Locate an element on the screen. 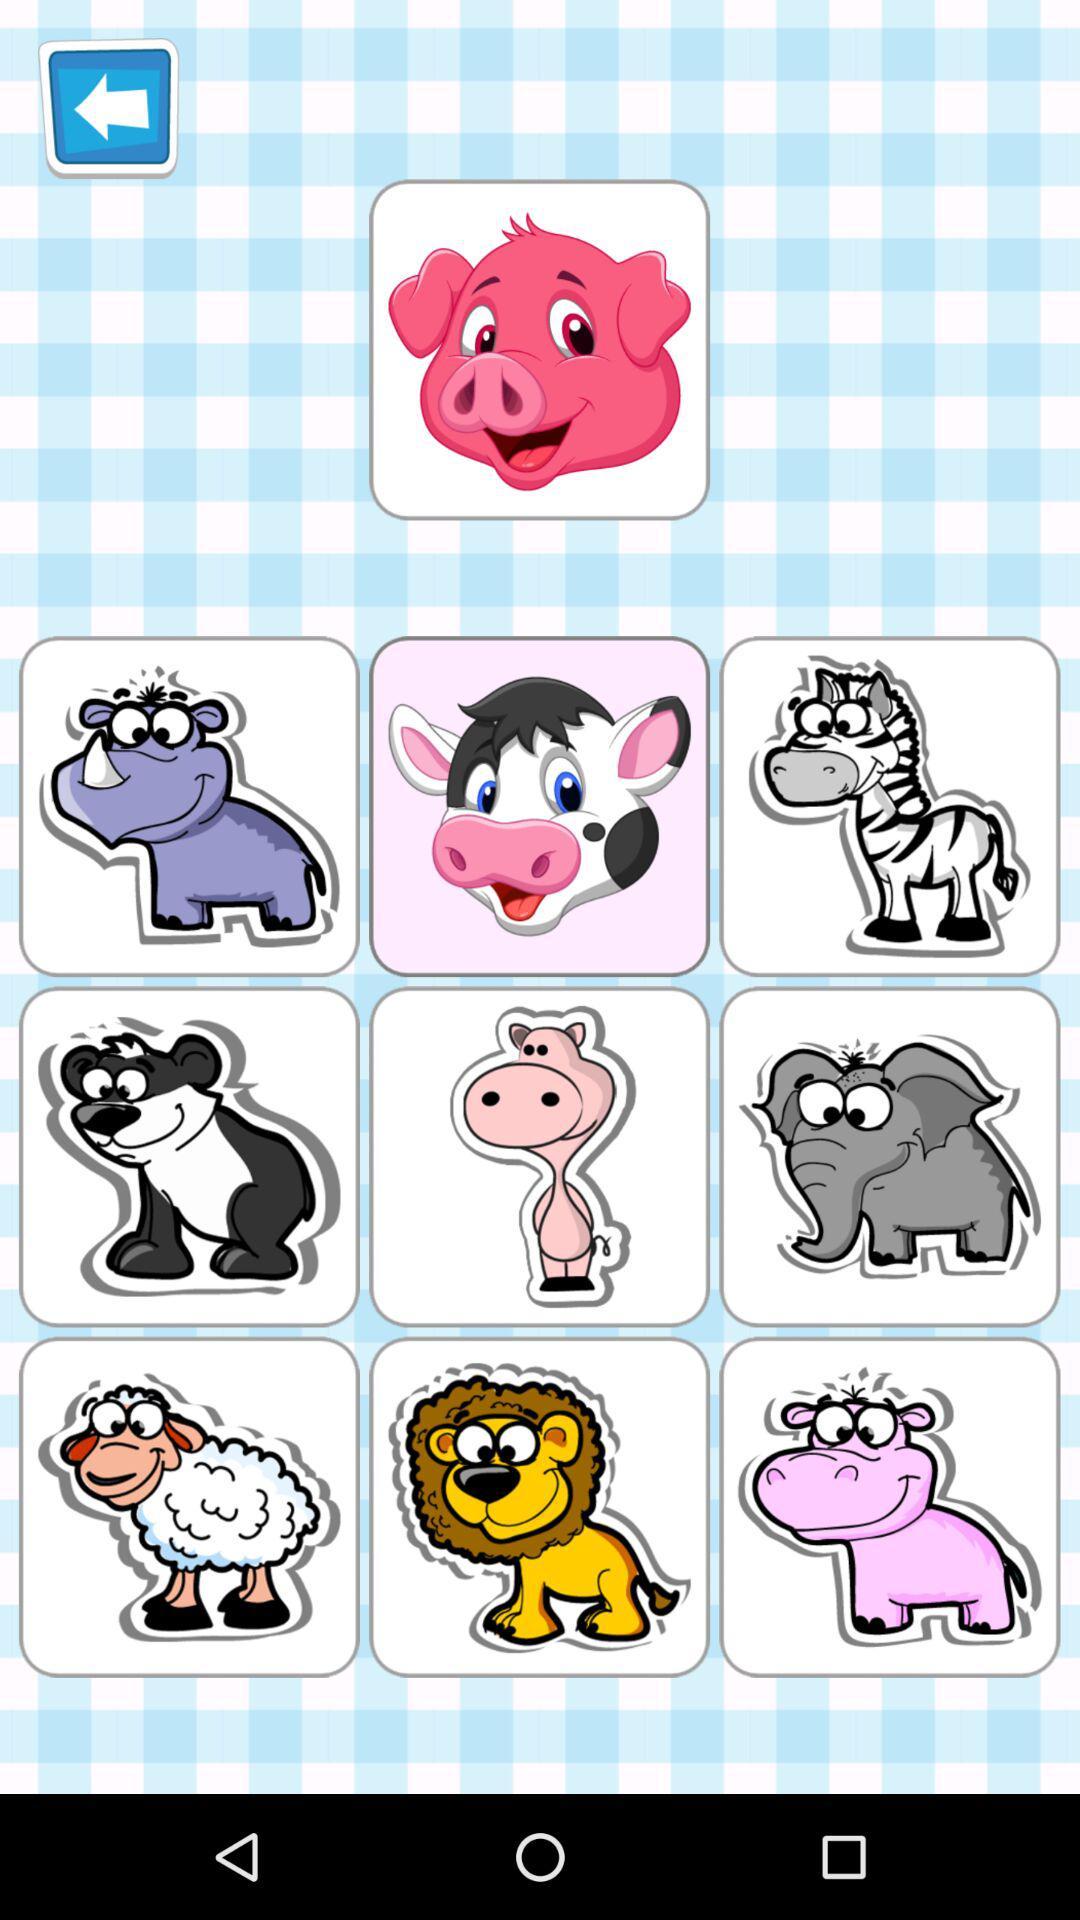  item at the top left corner is located at coordinates (108, 107).